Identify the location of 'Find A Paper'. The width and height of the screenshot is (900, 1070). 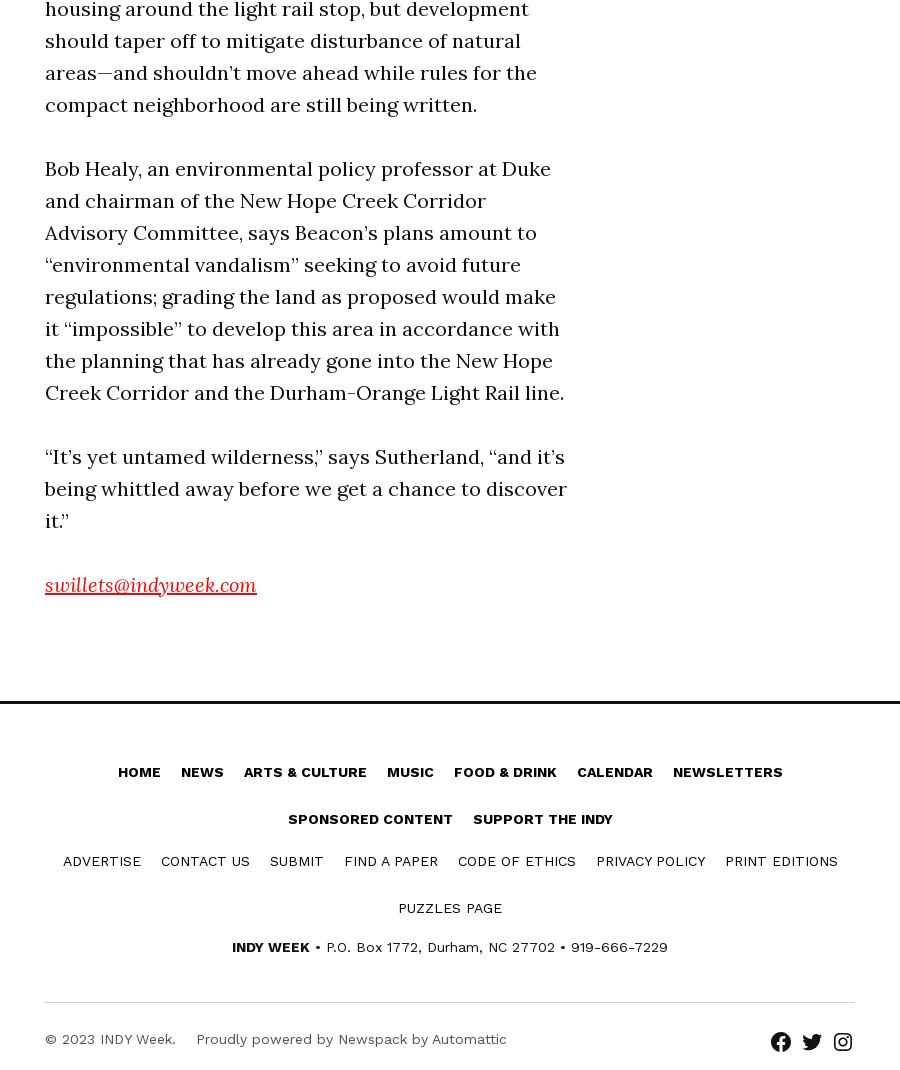
(389, 859).